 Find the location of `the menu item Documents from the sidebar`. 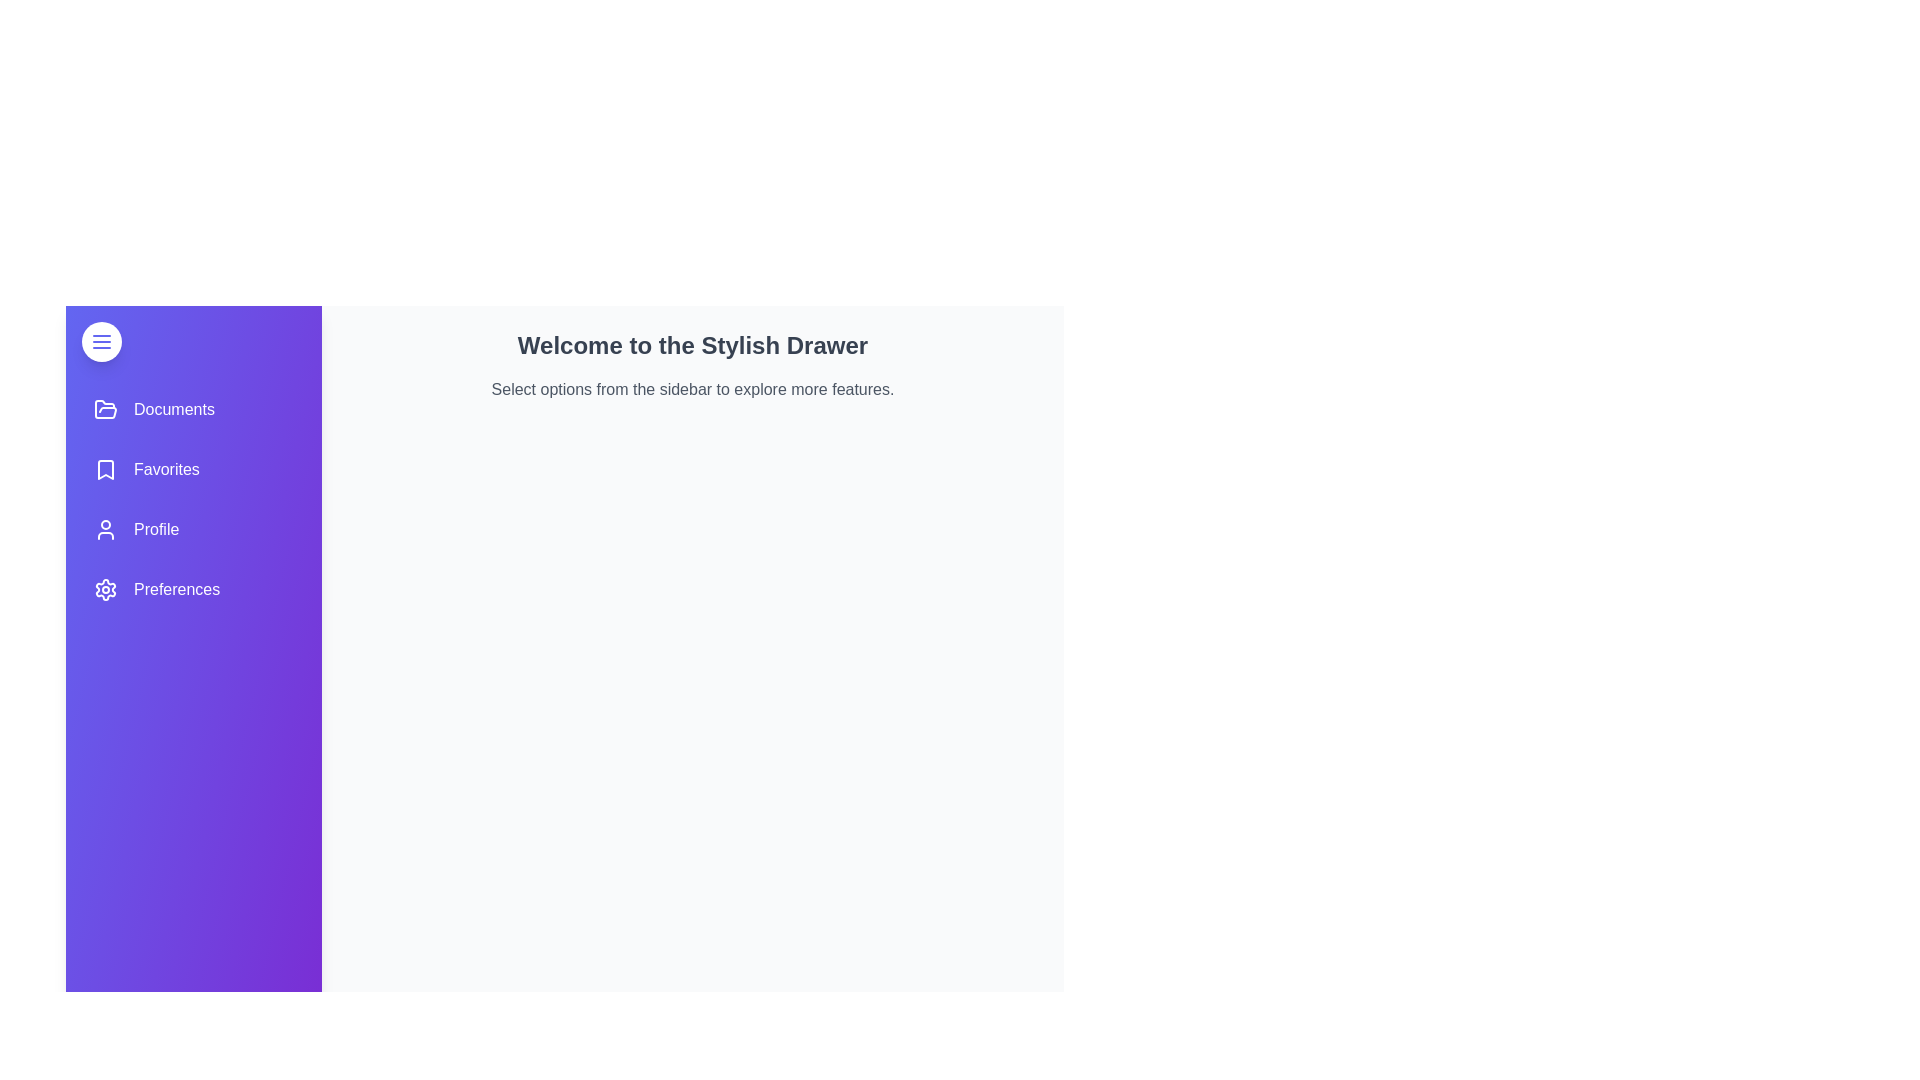

the menu item Documents from the sidebar is located at coordinates (193, 408).